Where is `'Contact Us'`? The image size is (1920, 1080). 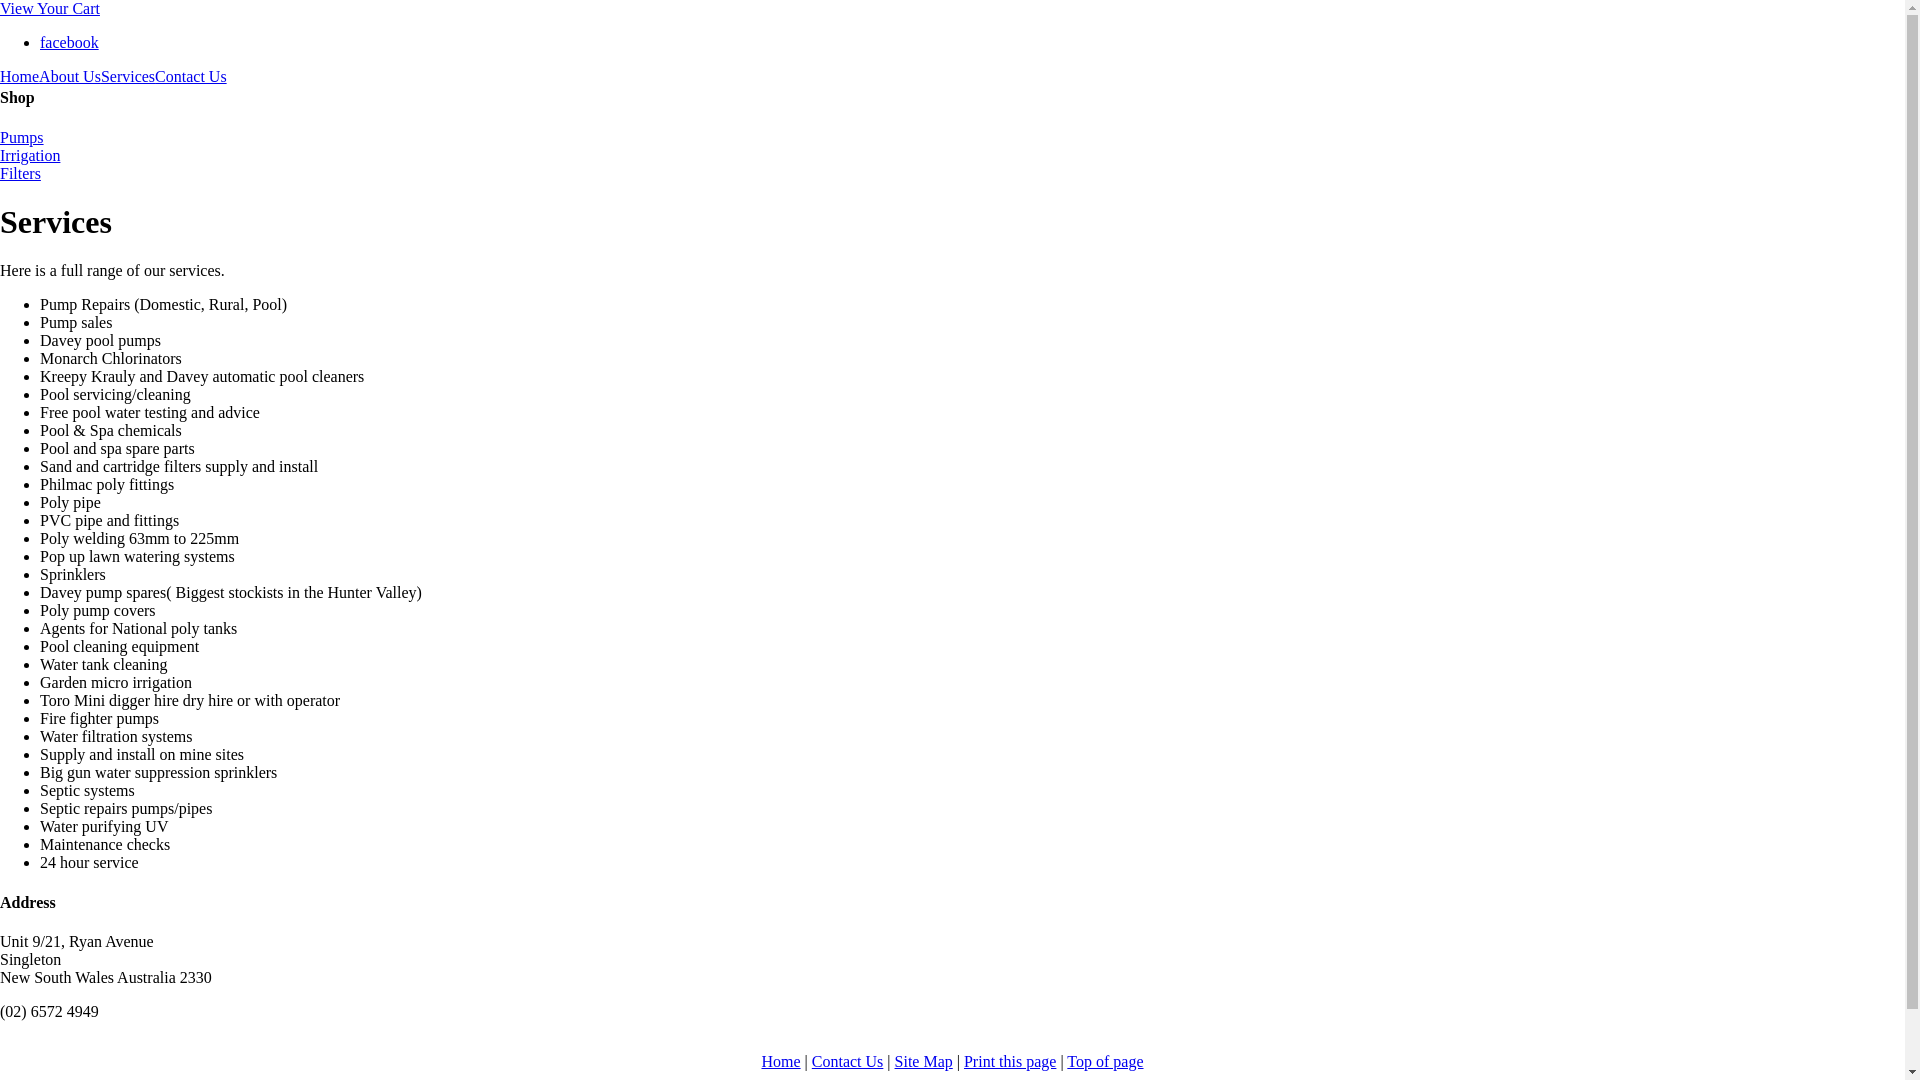 'Contact Us' is located at coordinates (848, 1060).